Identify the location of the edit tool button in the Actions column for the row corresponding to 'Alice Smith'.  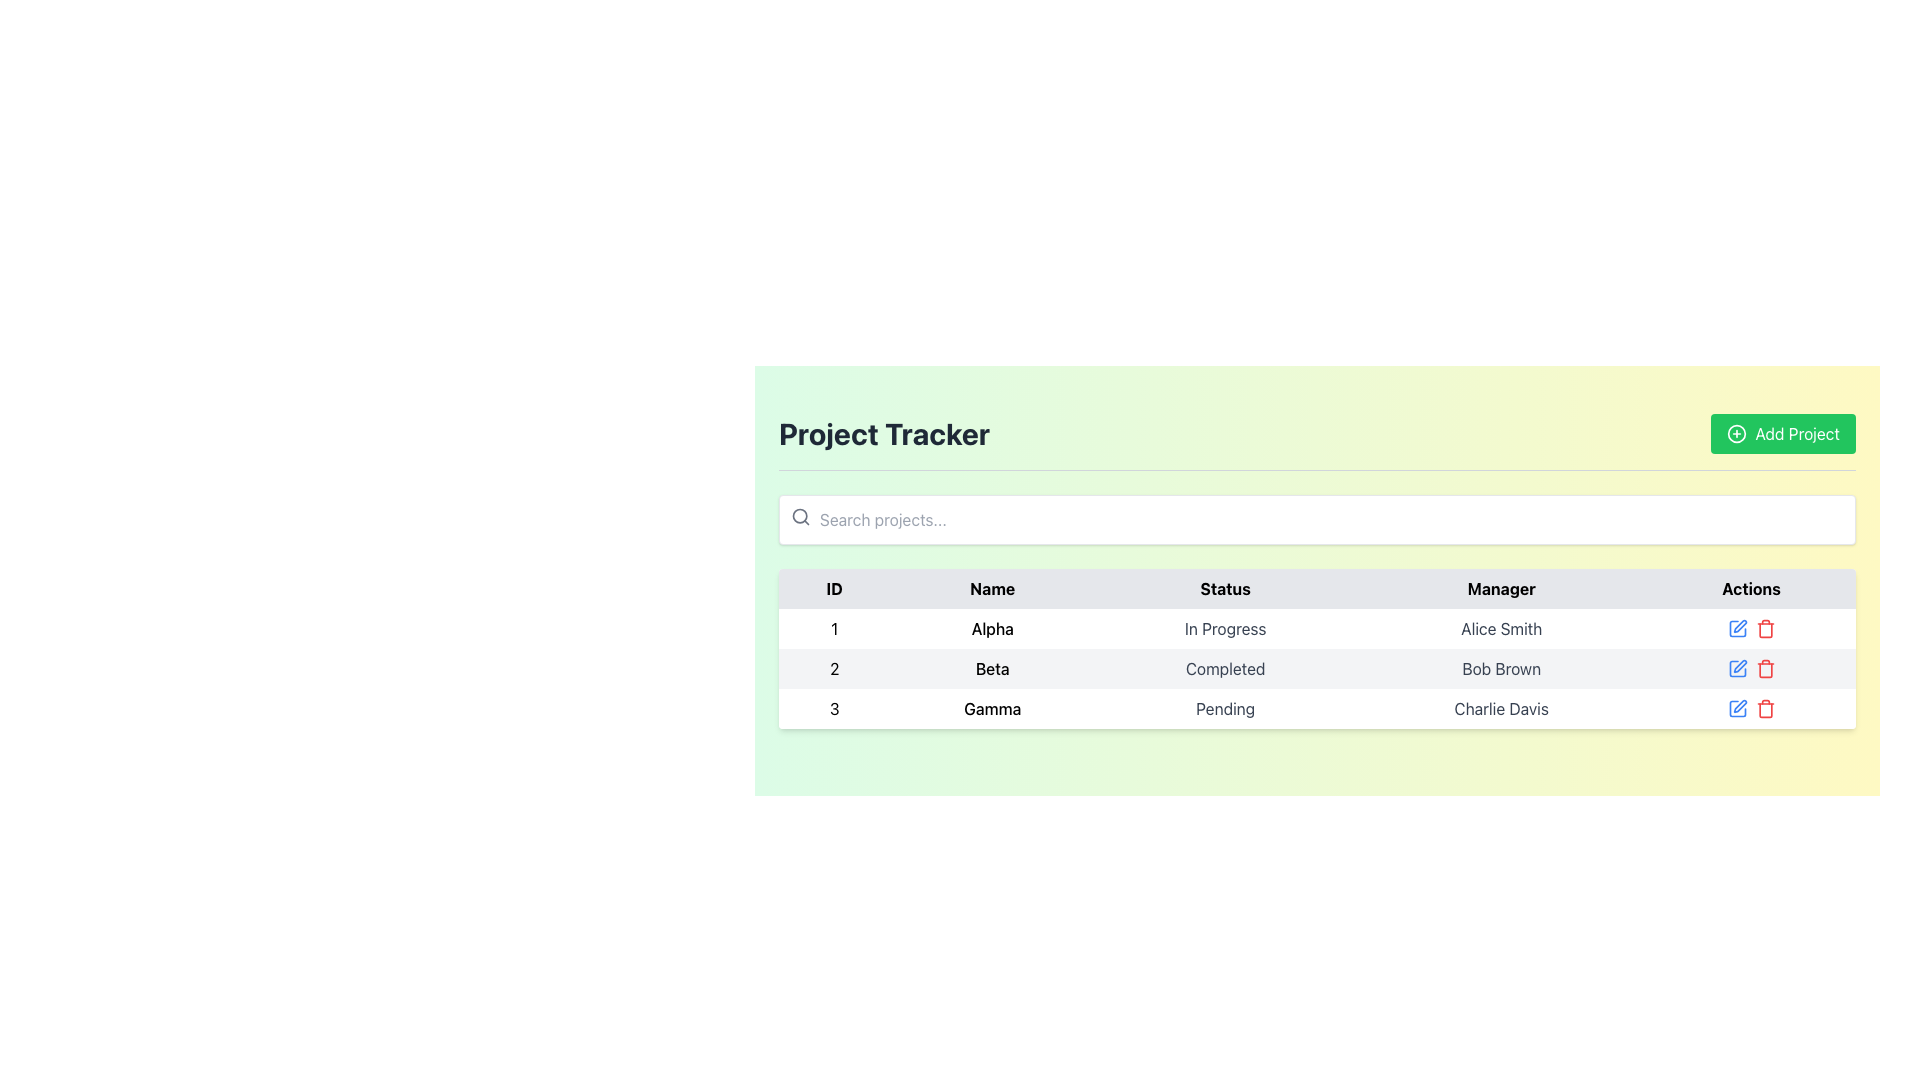
(1736, 627).